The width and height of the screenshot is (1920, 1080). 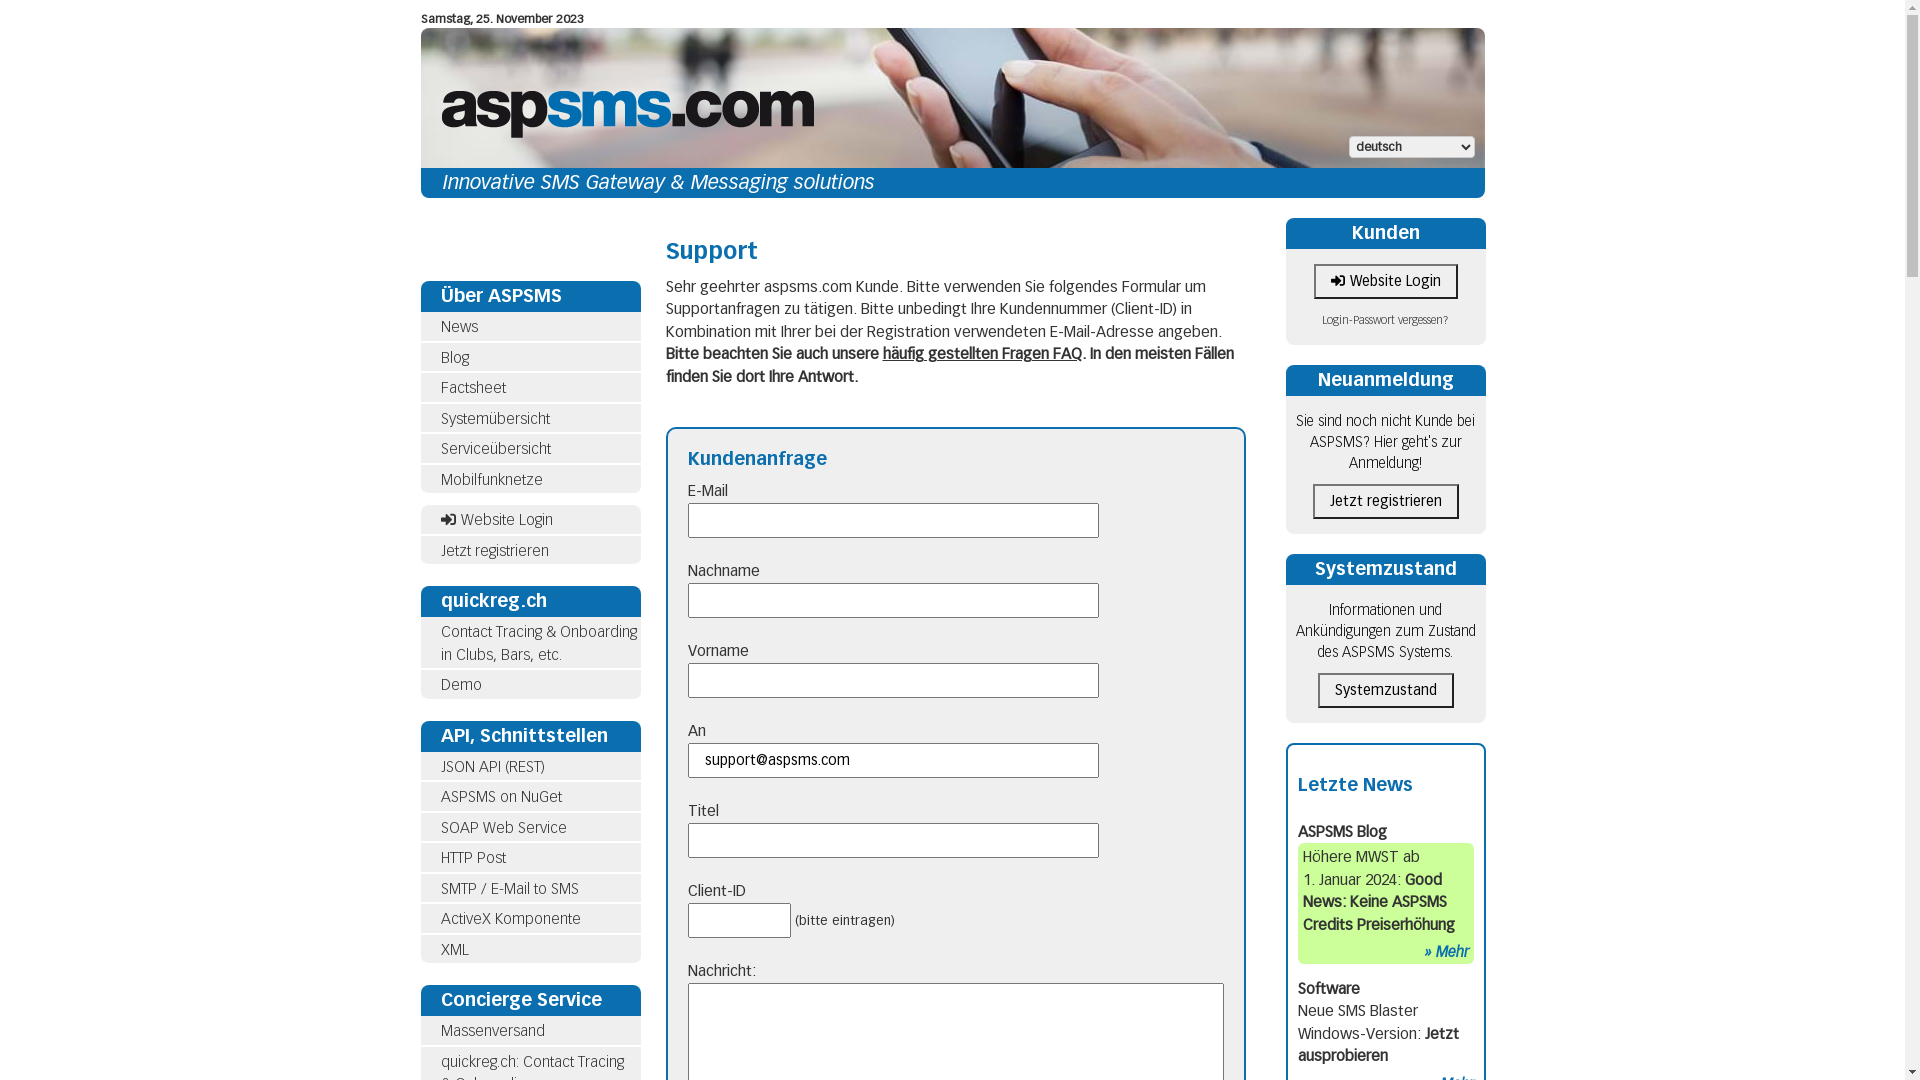 I want to click on 'Website Login', so click(x=529, y=519).